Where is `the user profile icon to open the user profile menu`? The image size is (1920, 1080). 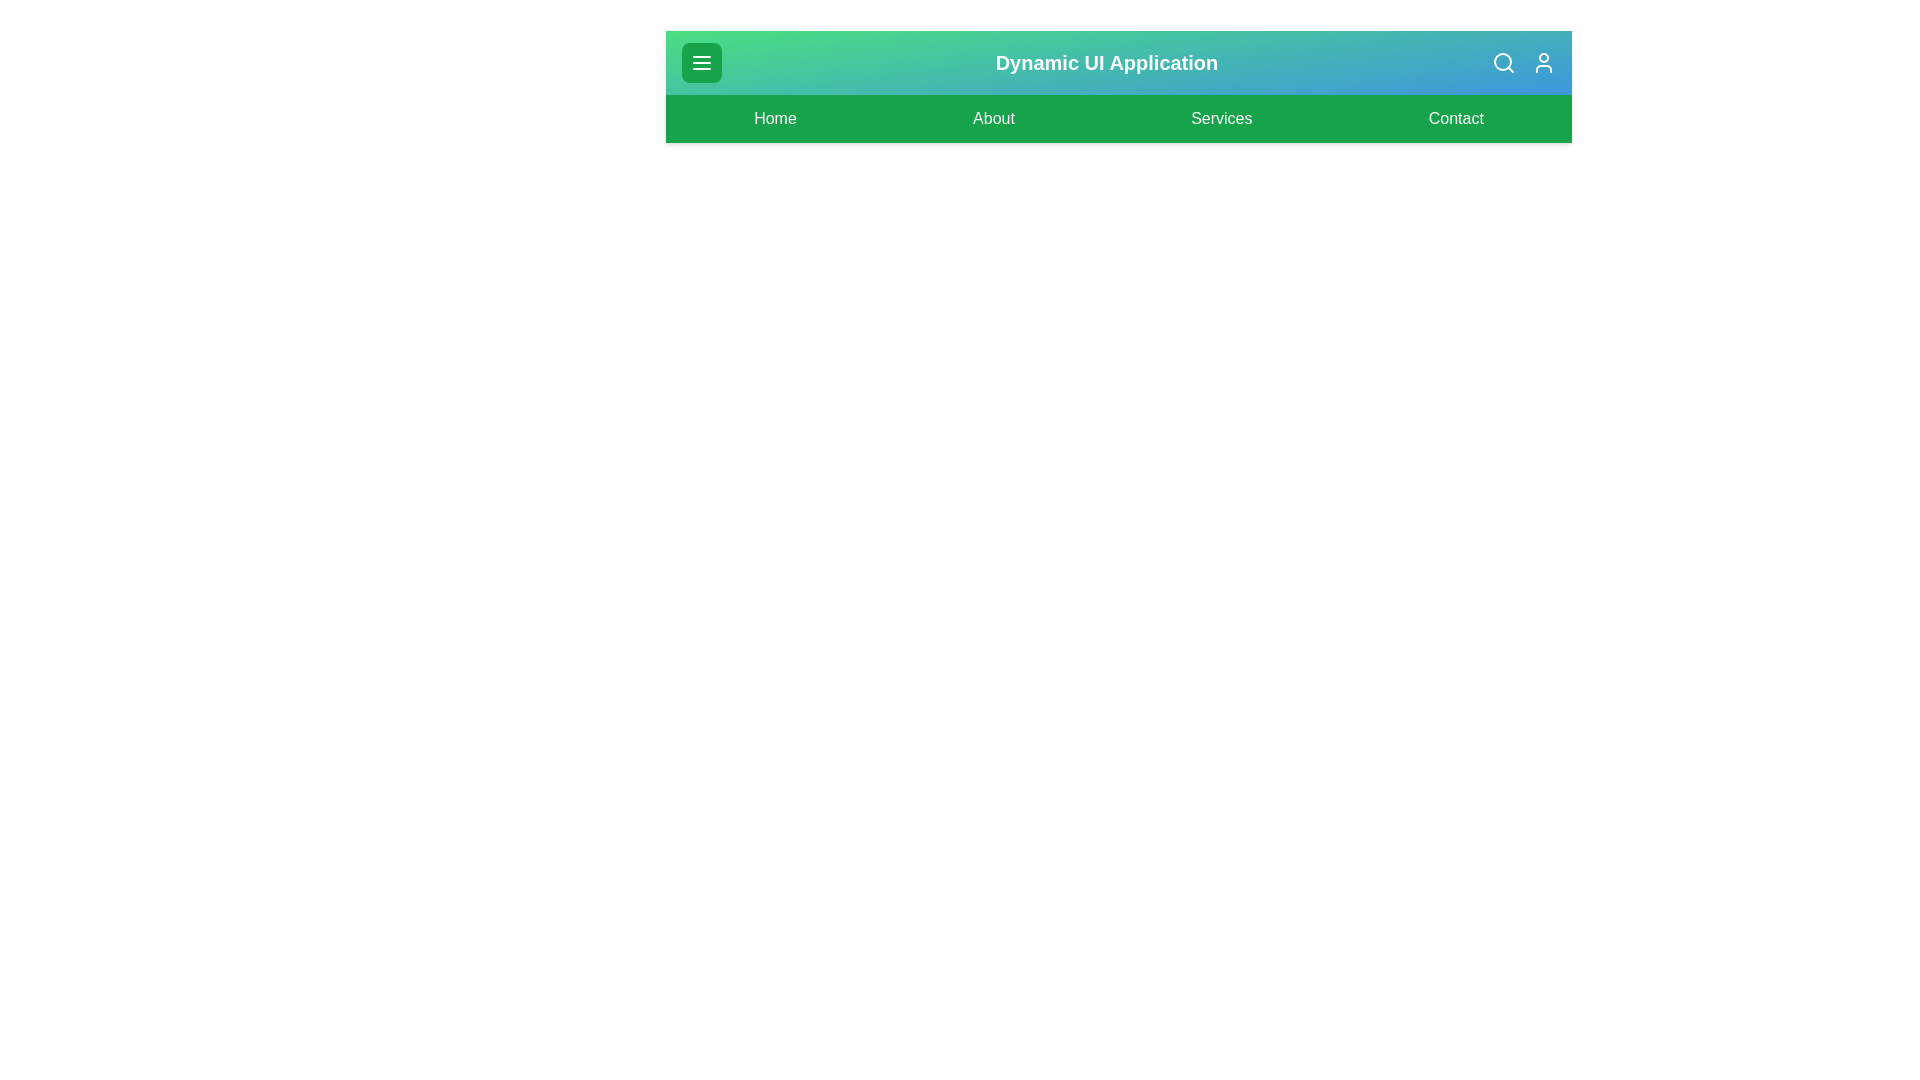 the user profile icon to open the user profile menu is located at coordinates (1543, 61).